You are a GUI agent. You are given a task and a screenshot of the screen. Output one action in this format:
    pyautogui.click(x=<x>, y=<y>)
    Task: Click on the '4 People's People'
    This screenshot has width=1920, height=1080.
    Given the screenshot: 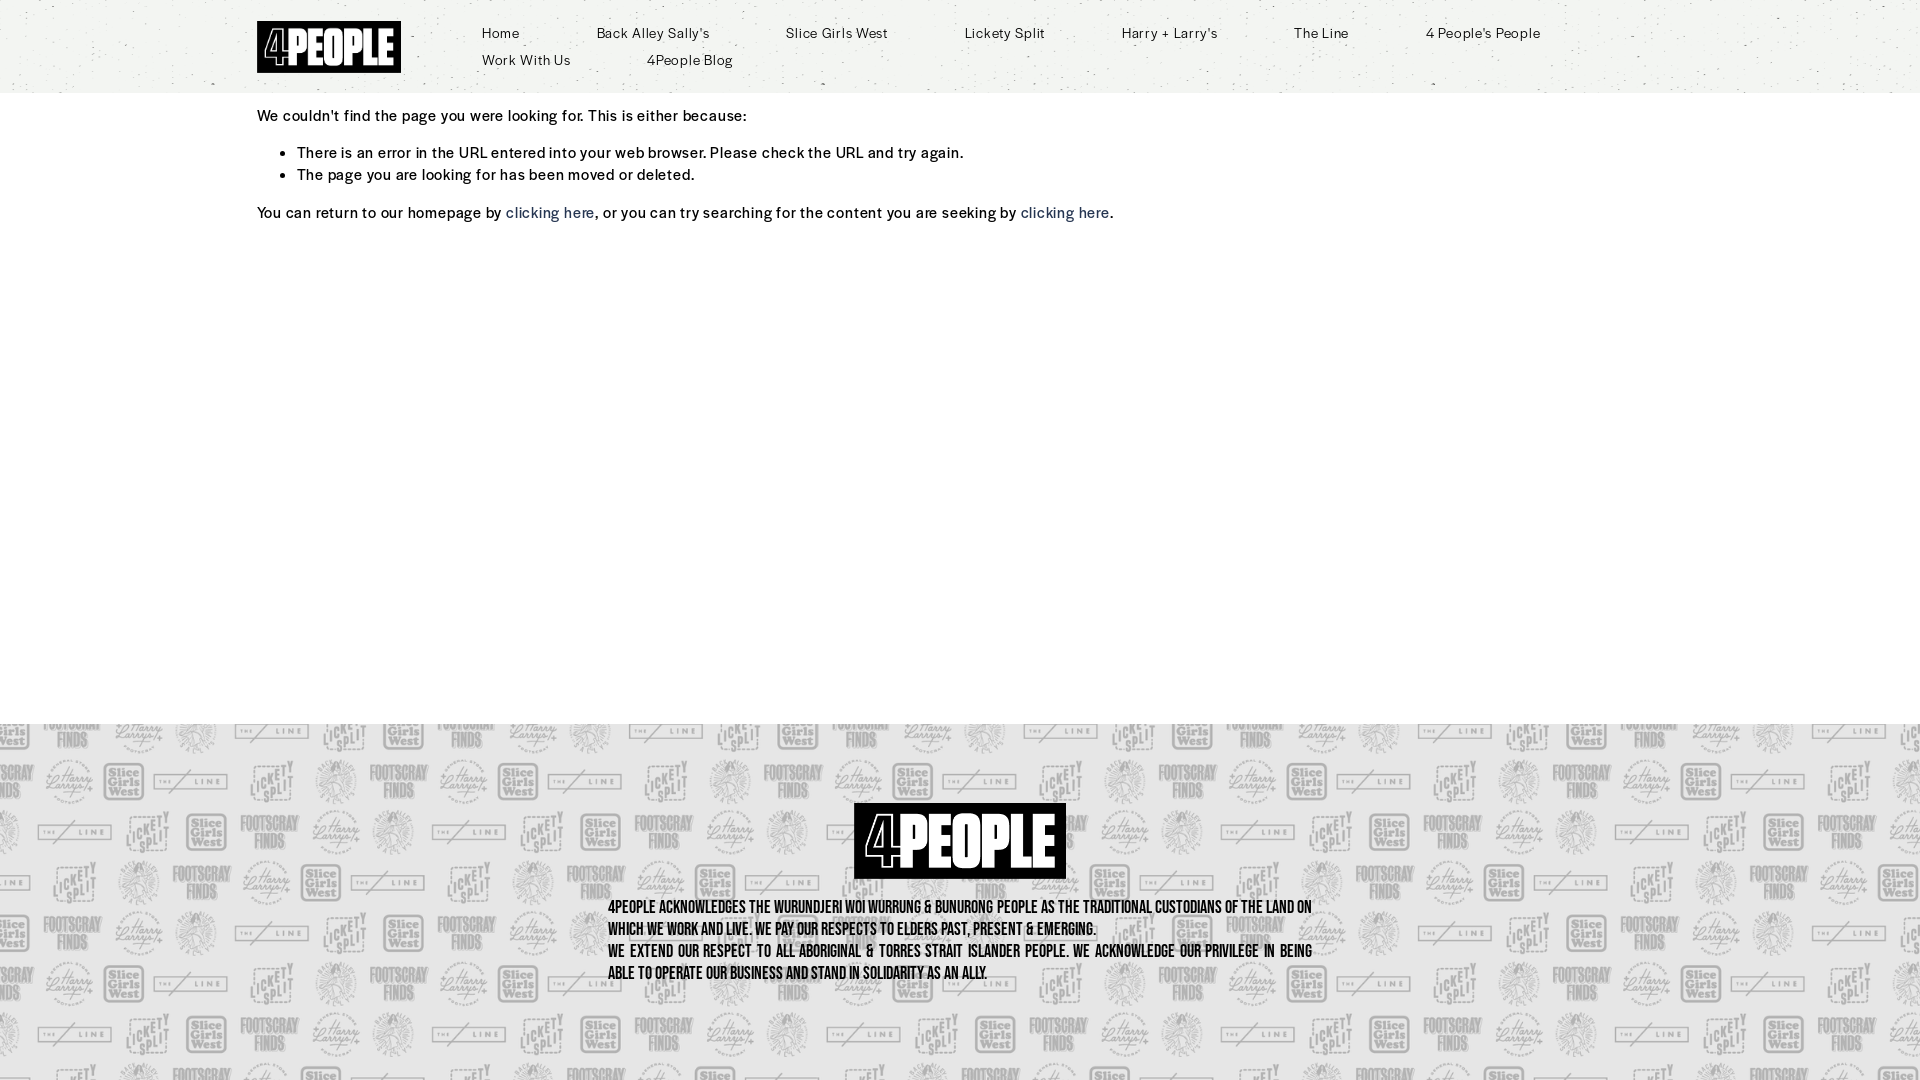 What is the action you would take?
    pyautogui.click(x=1424, y=32)
    